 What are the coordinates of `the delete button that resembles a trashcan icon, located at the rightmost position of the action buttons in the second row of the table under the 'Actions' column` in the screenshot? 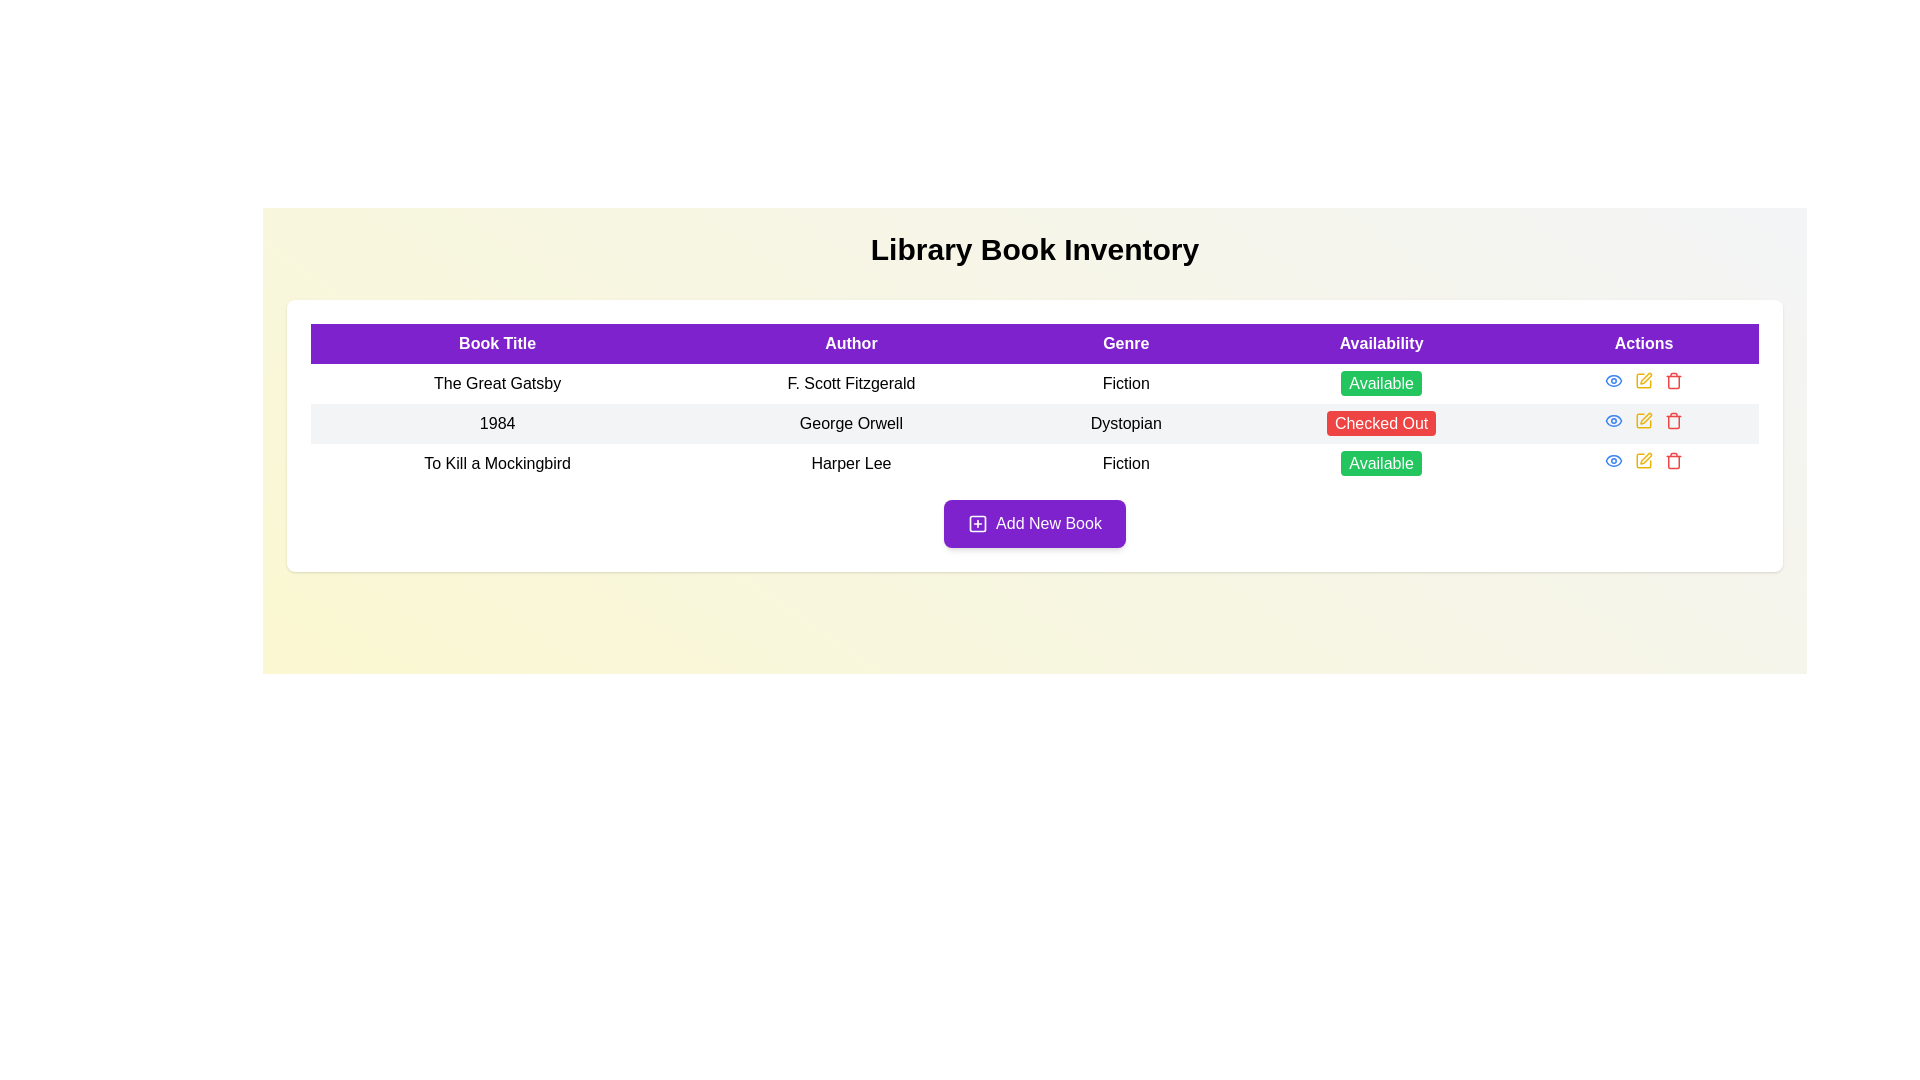 It's located at (1674, 419).